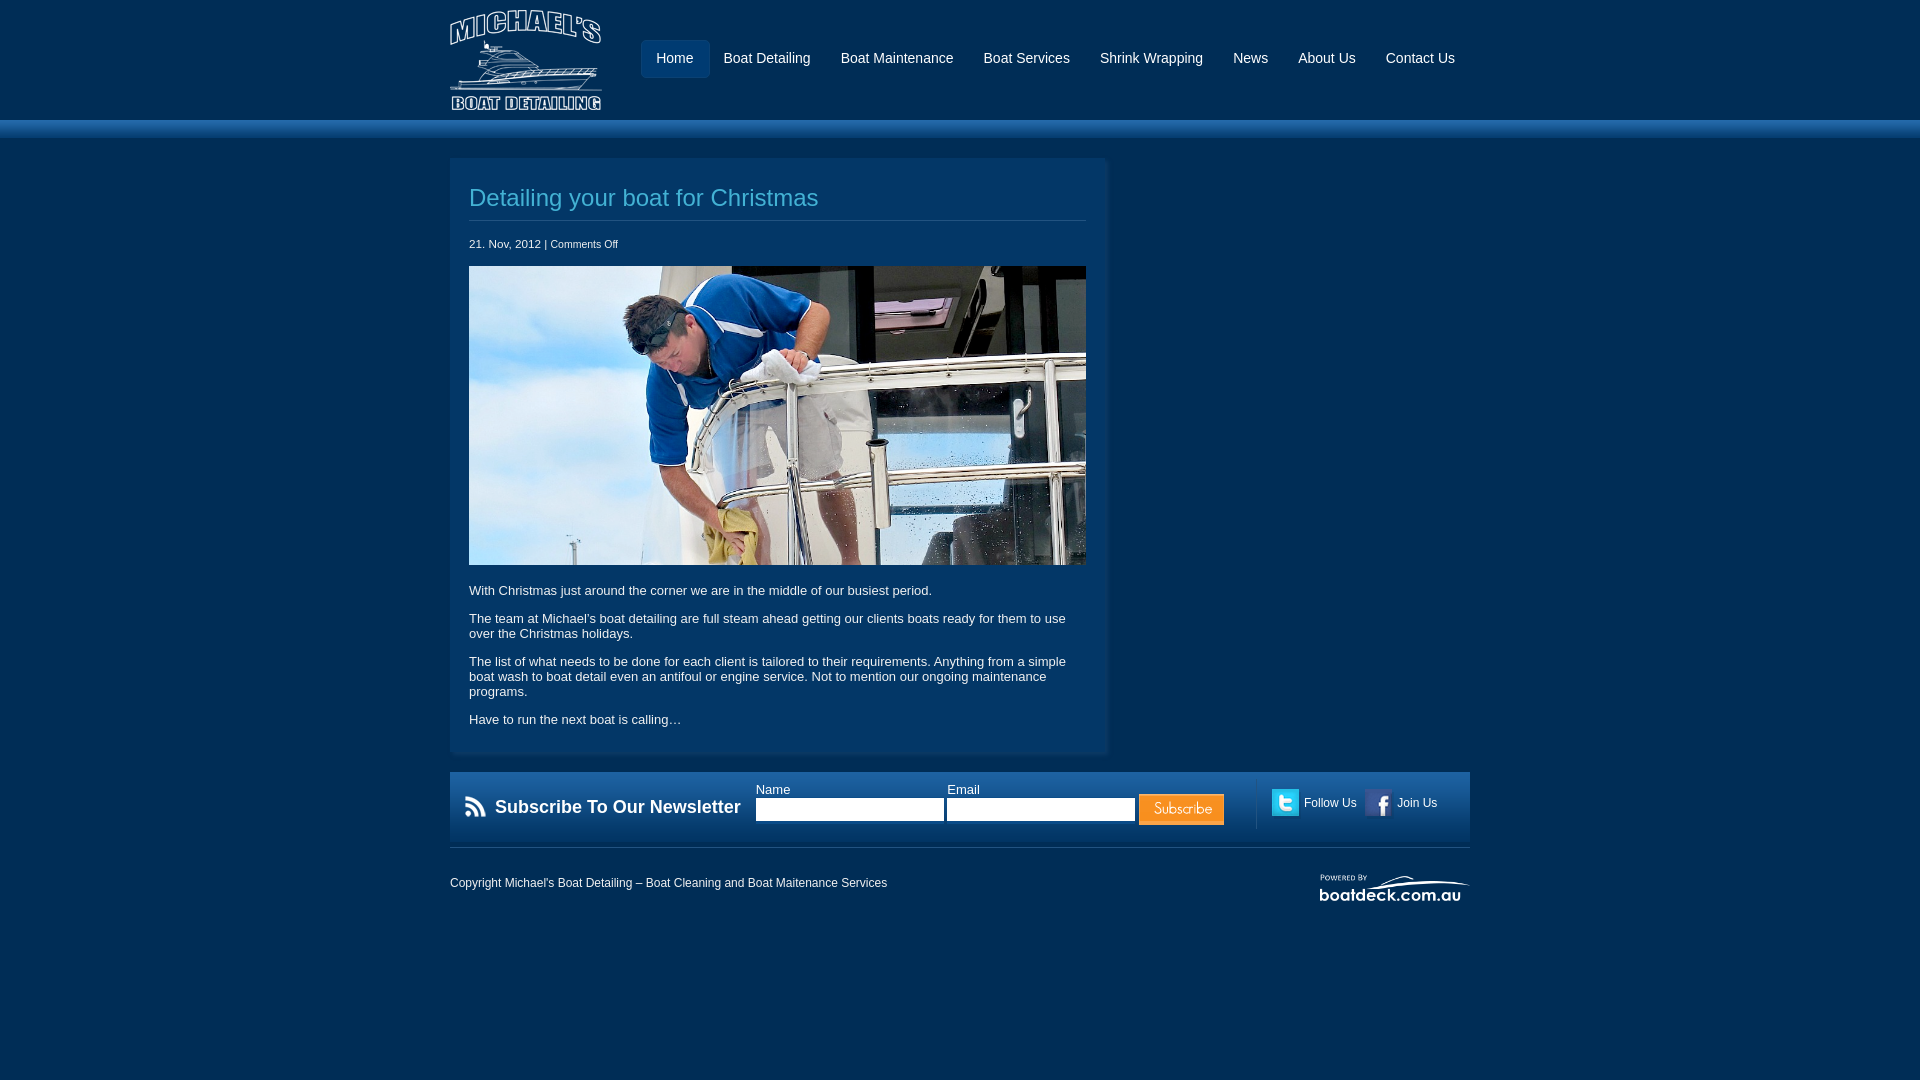 This screenshot has height=1080, width=1920. What do you see at coordinates (1249, 64) in the screenshot?
I see `'News'` at bounding box center [1249, 64].